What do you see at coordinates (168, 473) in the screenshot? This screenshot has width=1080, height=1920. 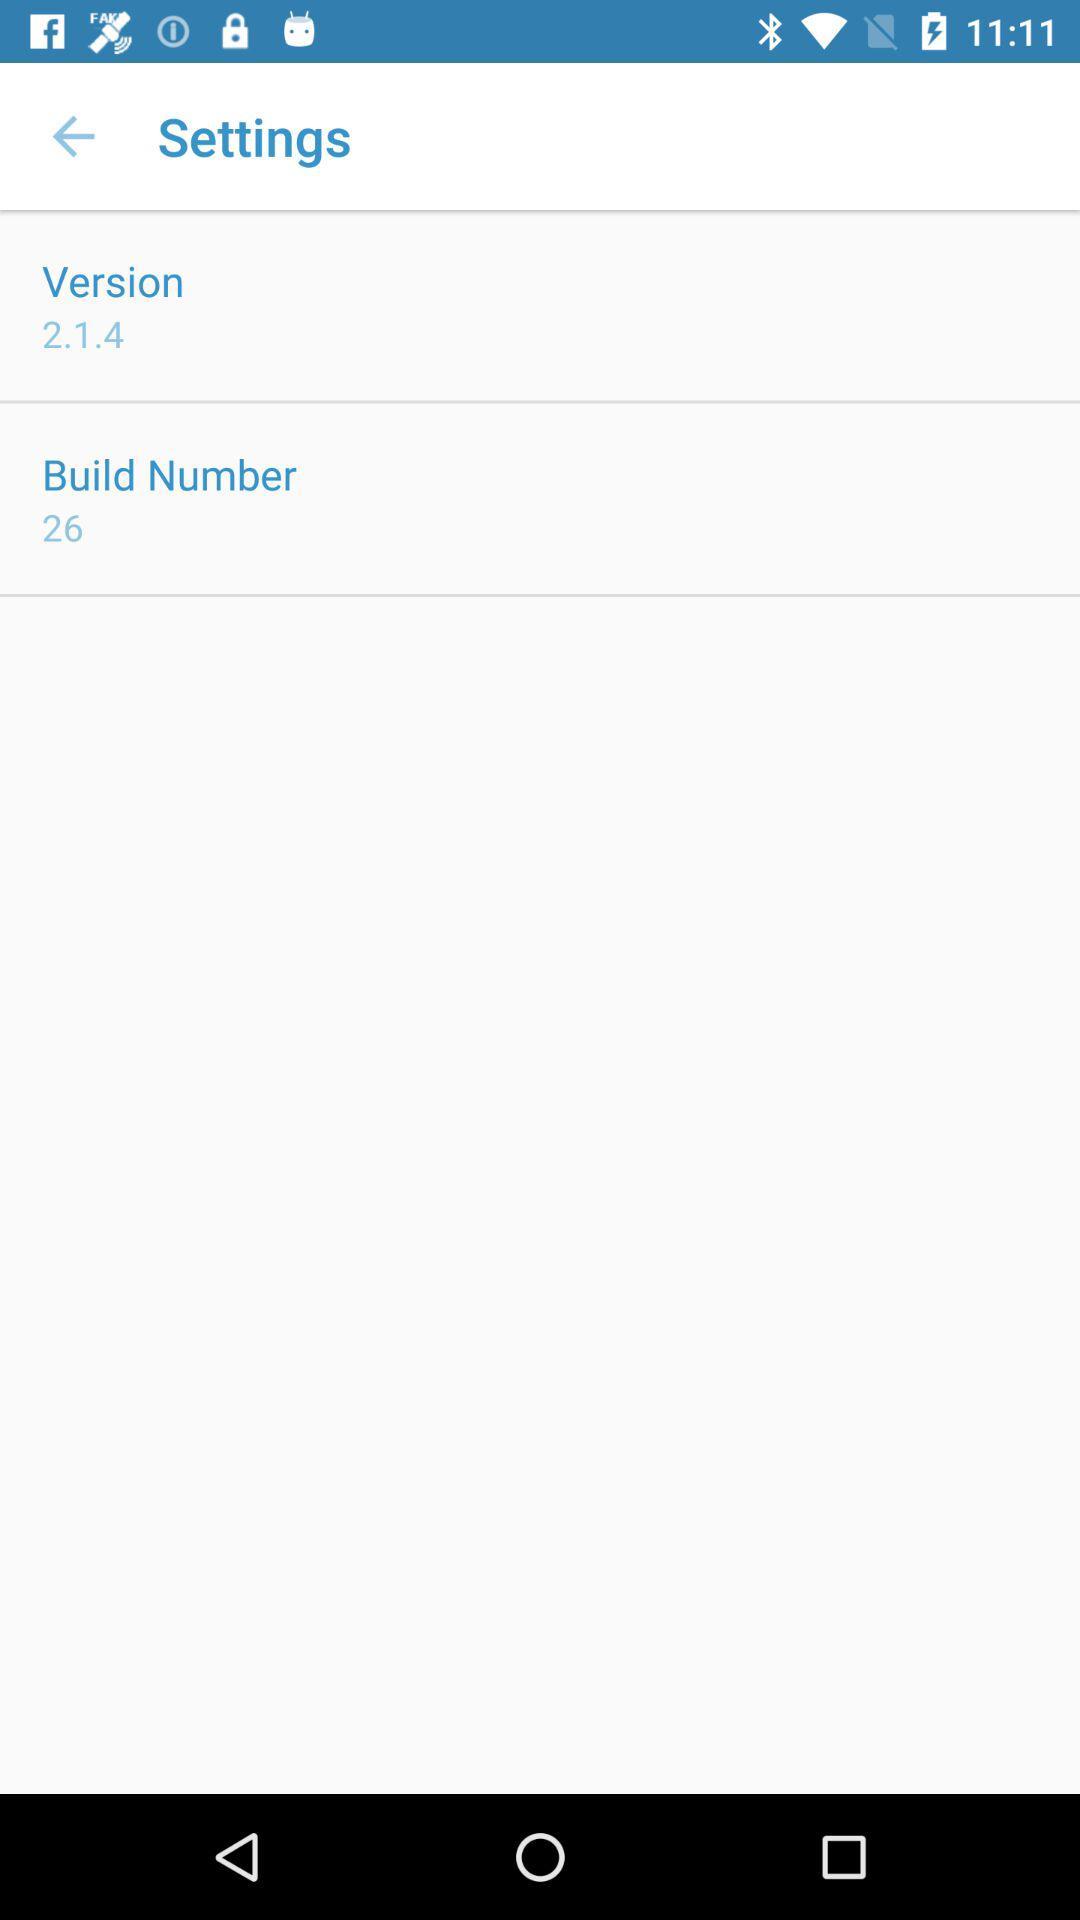 I see `icon above the 26 icon` at bounding box center [168, 473].